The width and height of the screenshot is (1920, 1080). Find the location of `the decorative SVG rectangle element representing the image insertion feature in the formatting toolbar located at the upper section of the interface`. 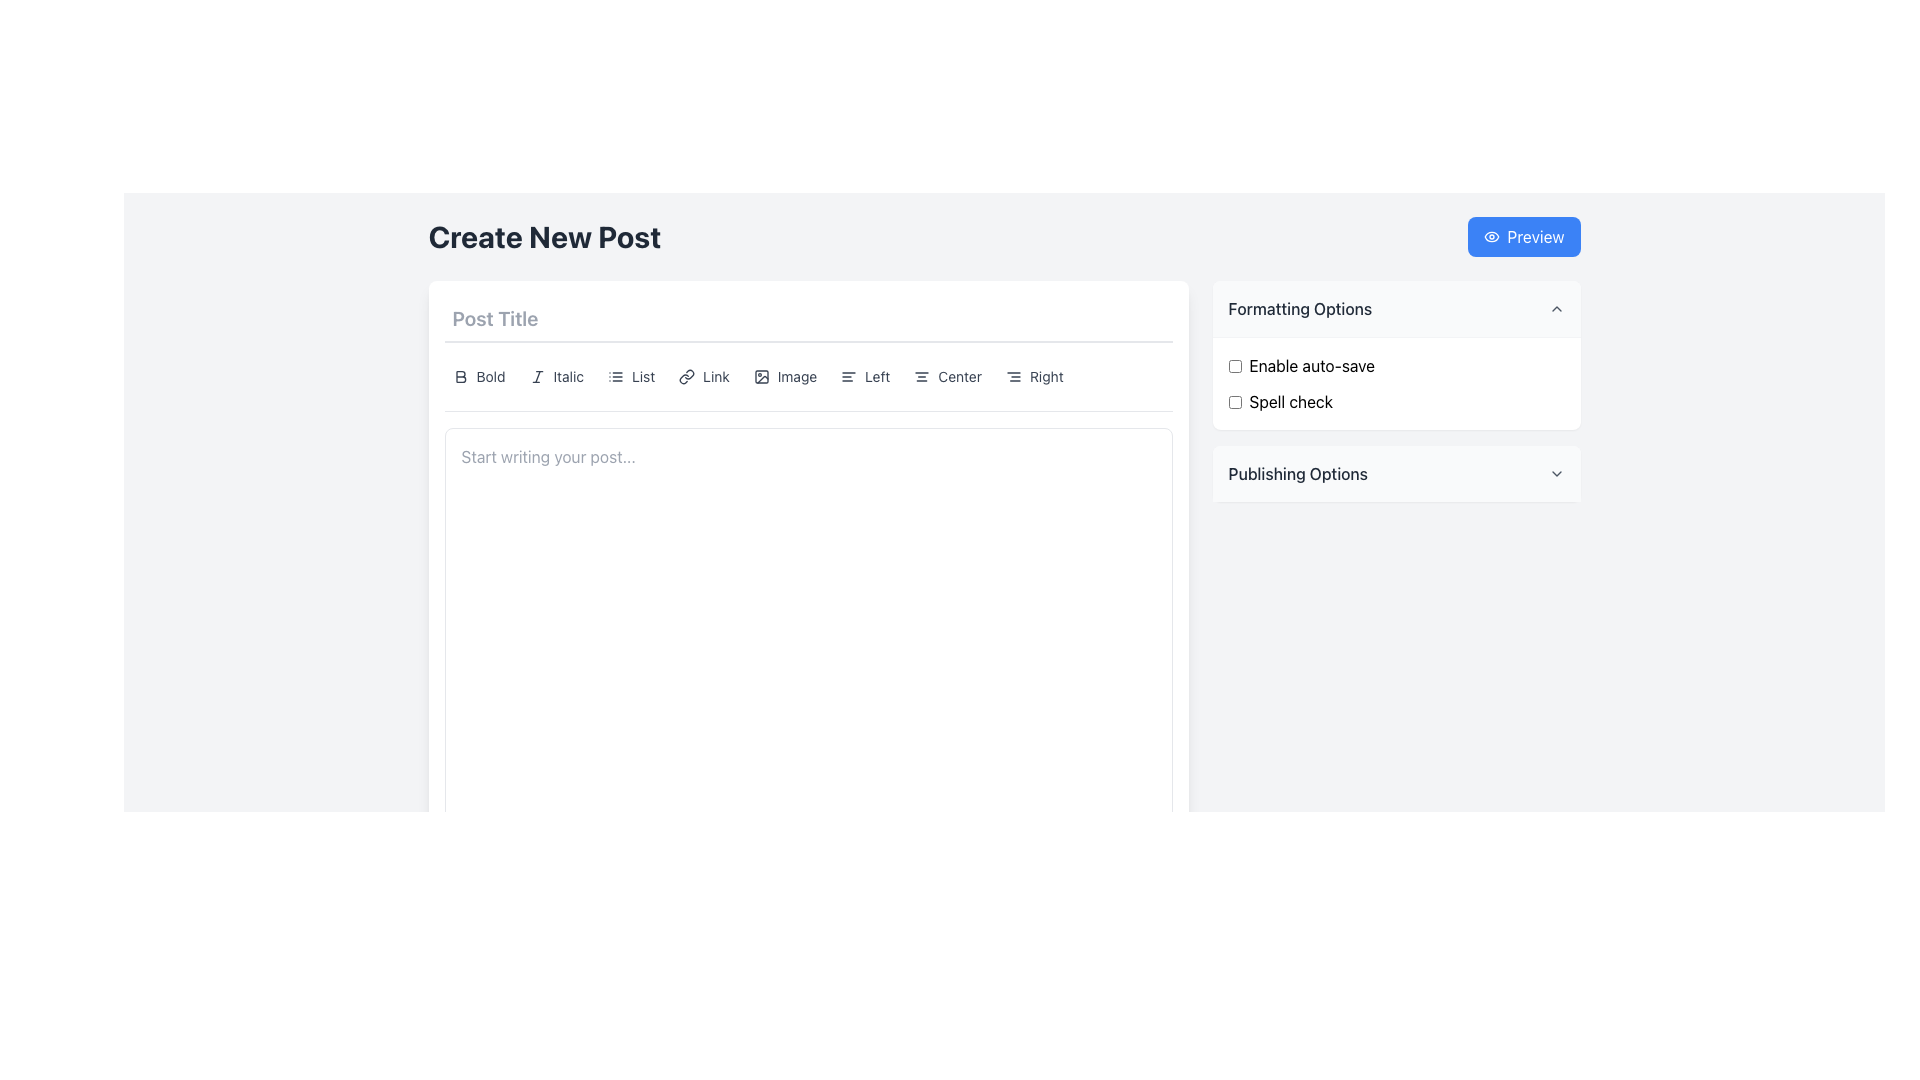

the decorative SVG rectangle element representing the image insertion feature in the formatting toolbar located at the upper section of the interface is located at coordinates (760, 377).